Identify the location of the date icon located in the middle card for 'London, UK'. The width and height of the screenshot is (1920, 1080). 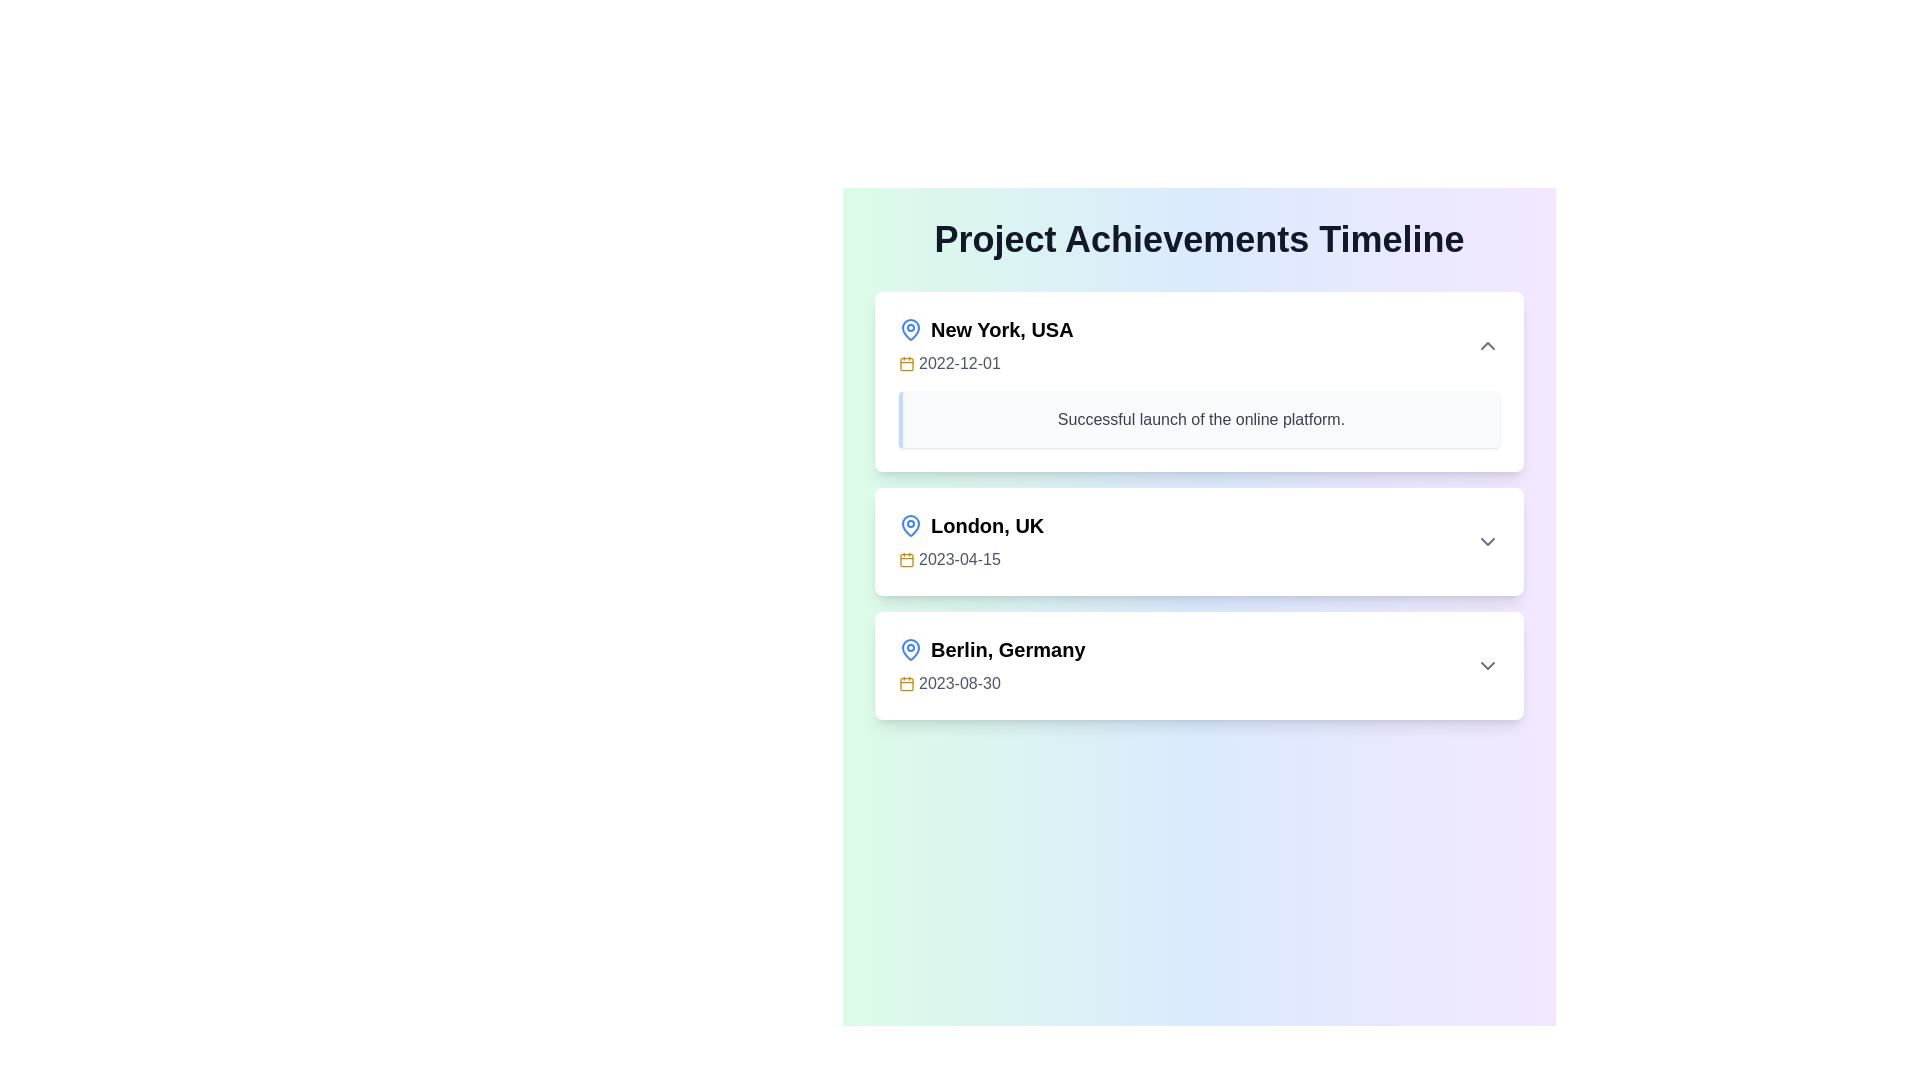
(906, 559).